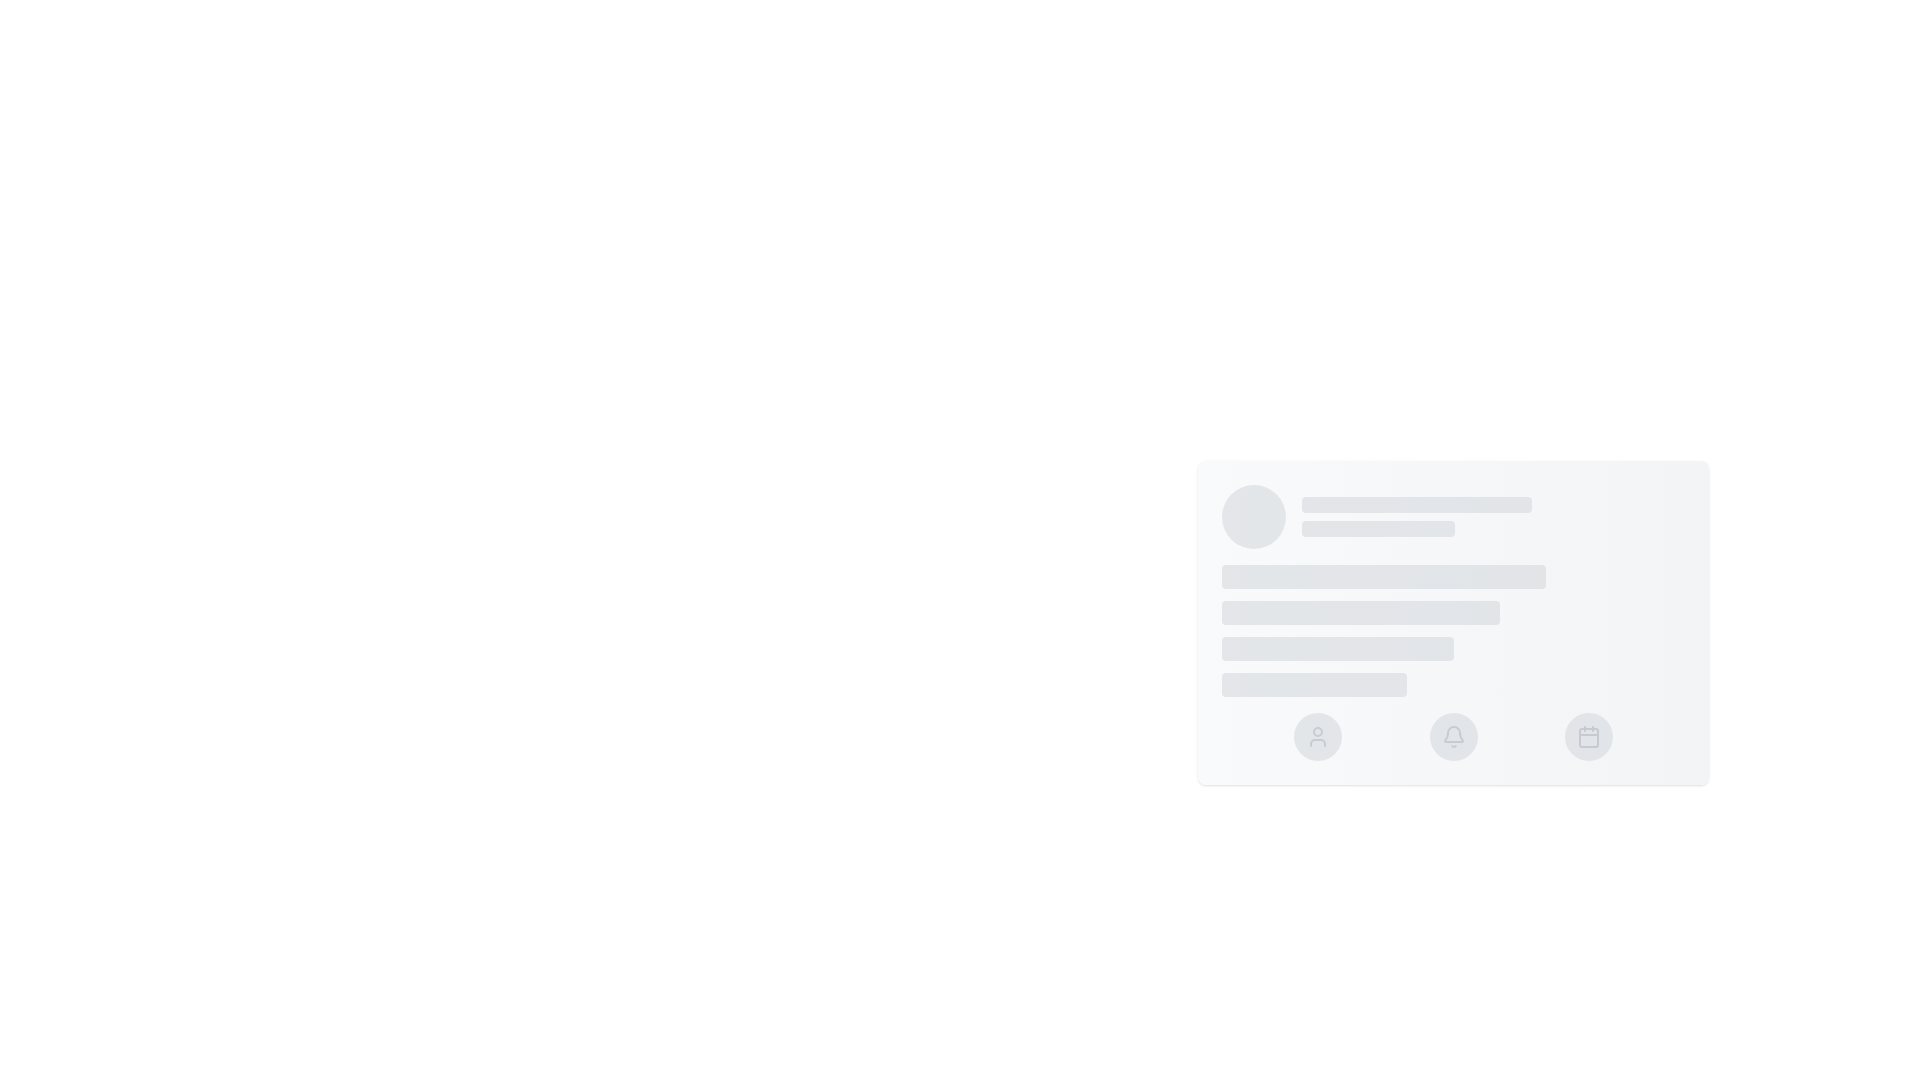 The width and height of the screenshot is (1920, 1080). I want to click on the first non-interactive placeholder bar, which is a horizontal, pale gray bar with rounded corners, serving as a loading indicator, centrally located within a card-like structure, so click(1383, 577).